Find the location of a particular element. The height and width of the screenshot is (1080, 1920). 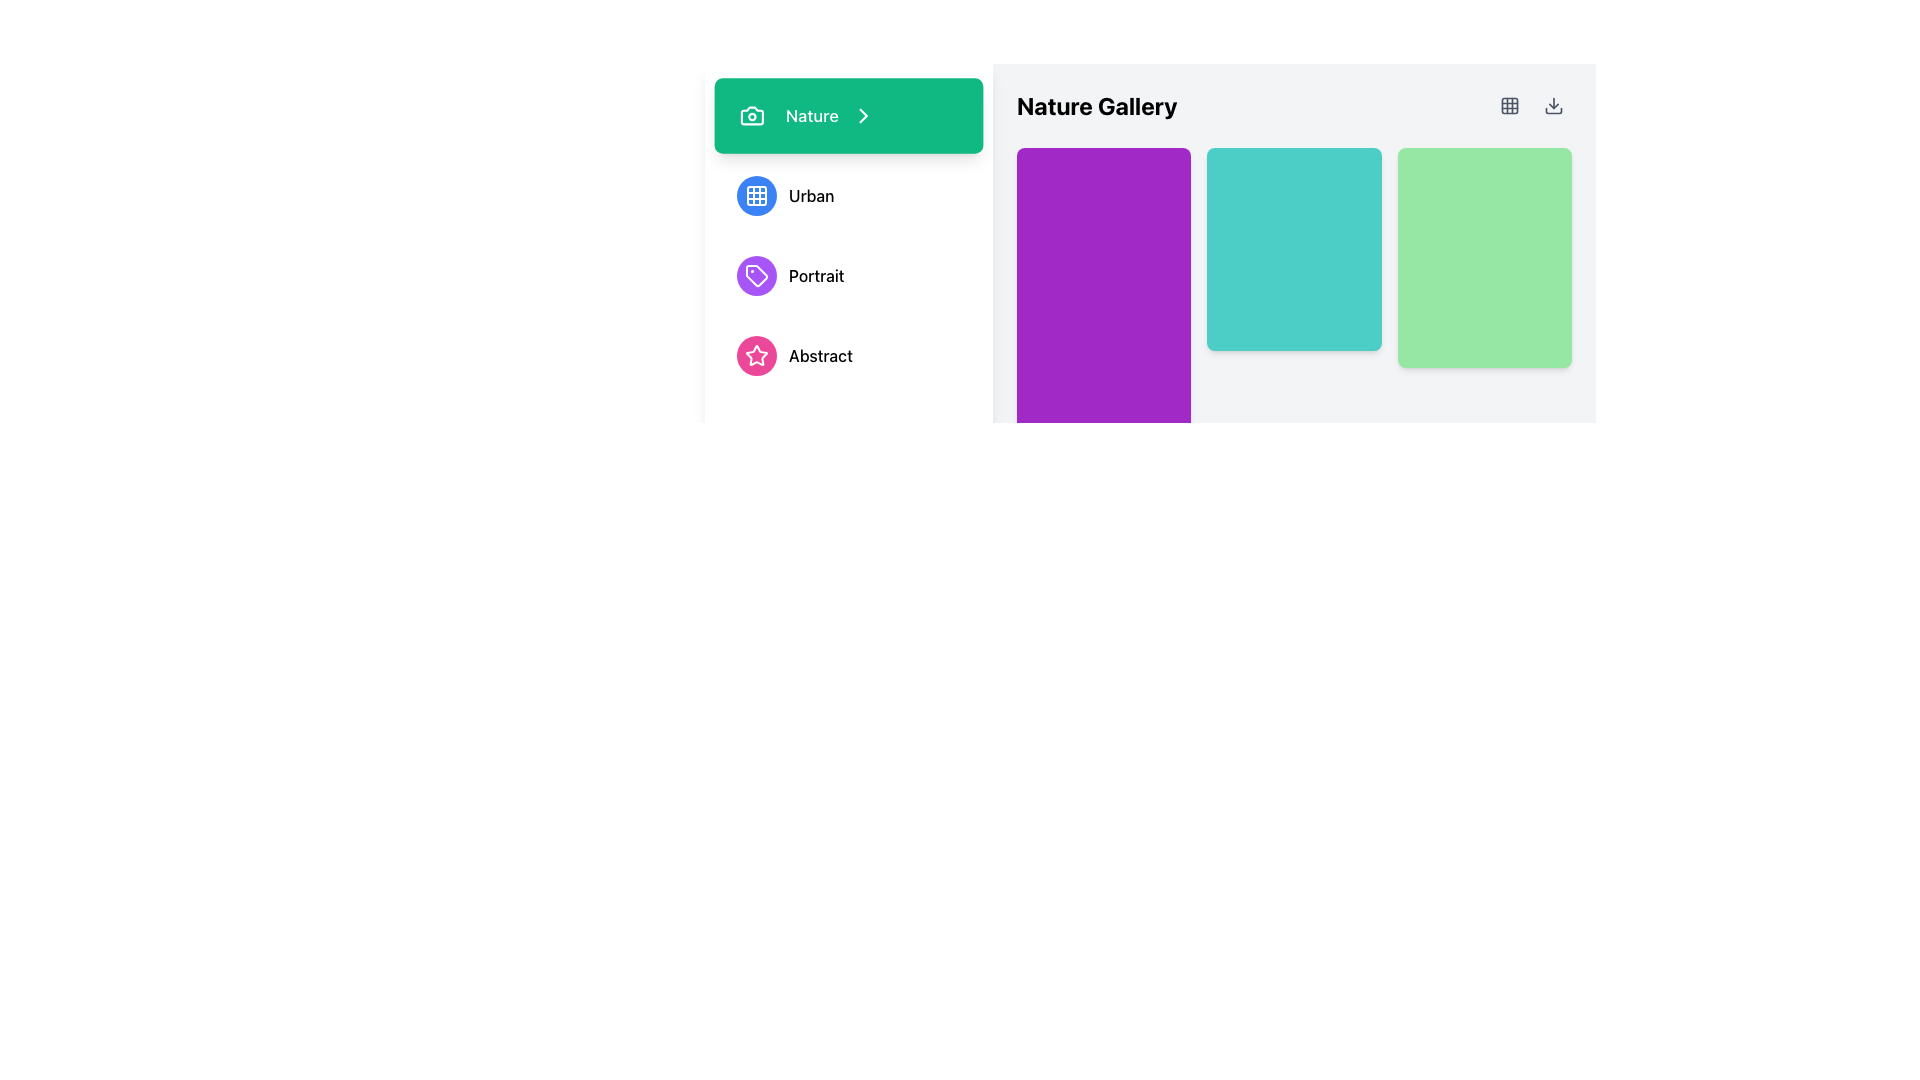

the rightward-pointing chevron icon located at the far-right end of the green, rounded button labeled 'Nature' is located at coordinates (864, 115).